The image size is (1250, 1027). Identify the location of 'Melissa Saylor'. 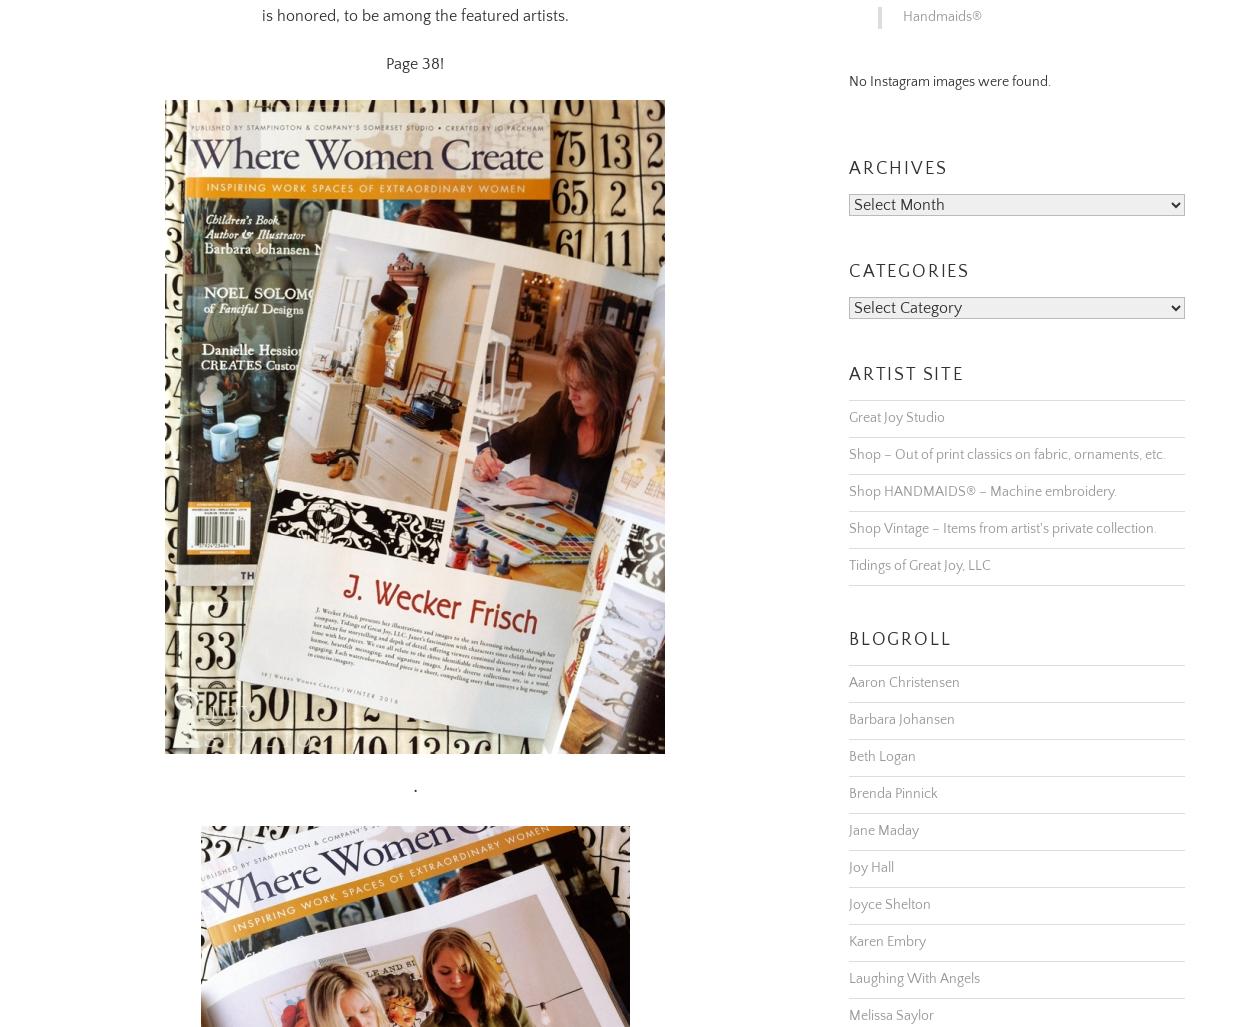
(891, 989).